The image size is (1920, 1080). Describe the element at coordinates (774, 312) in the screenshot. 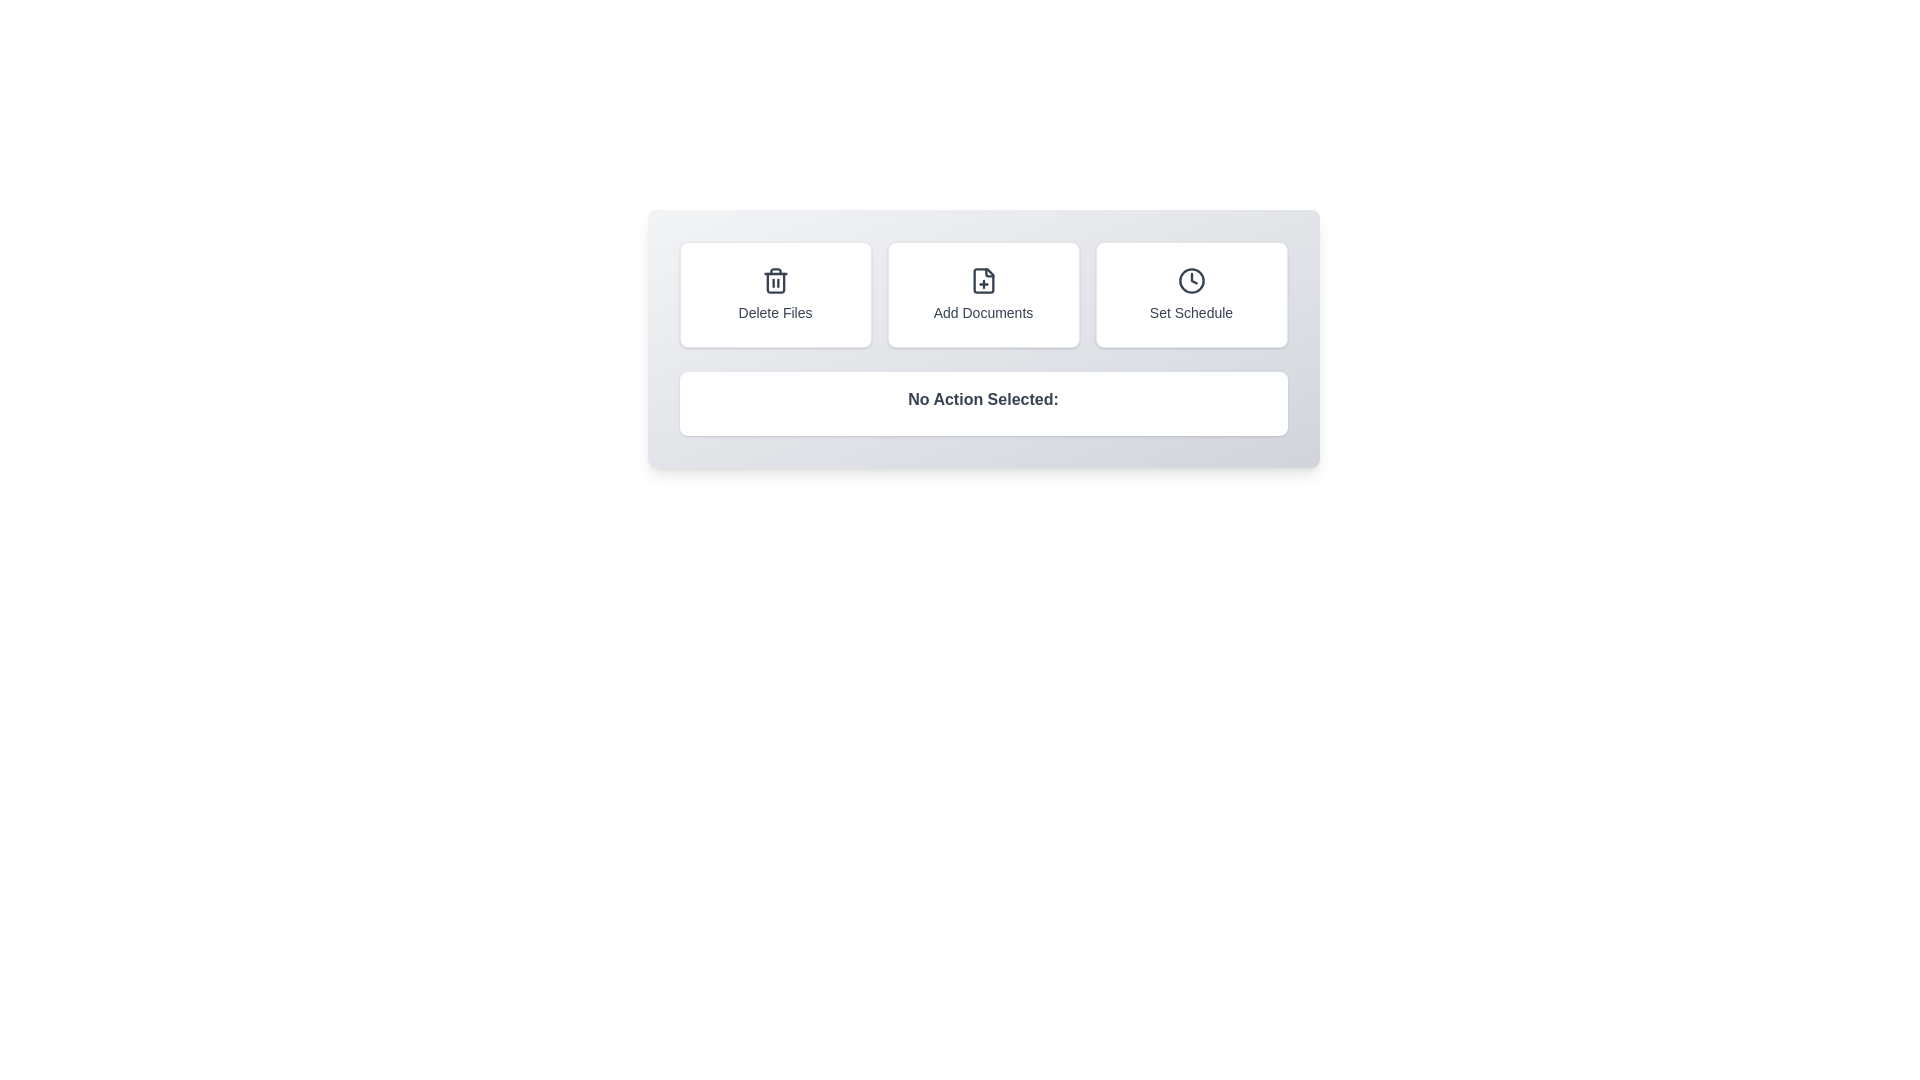

I see `the 'Delete Files' button which is the leftmost button in the interface, located beneath a waste bin icon` at that location.